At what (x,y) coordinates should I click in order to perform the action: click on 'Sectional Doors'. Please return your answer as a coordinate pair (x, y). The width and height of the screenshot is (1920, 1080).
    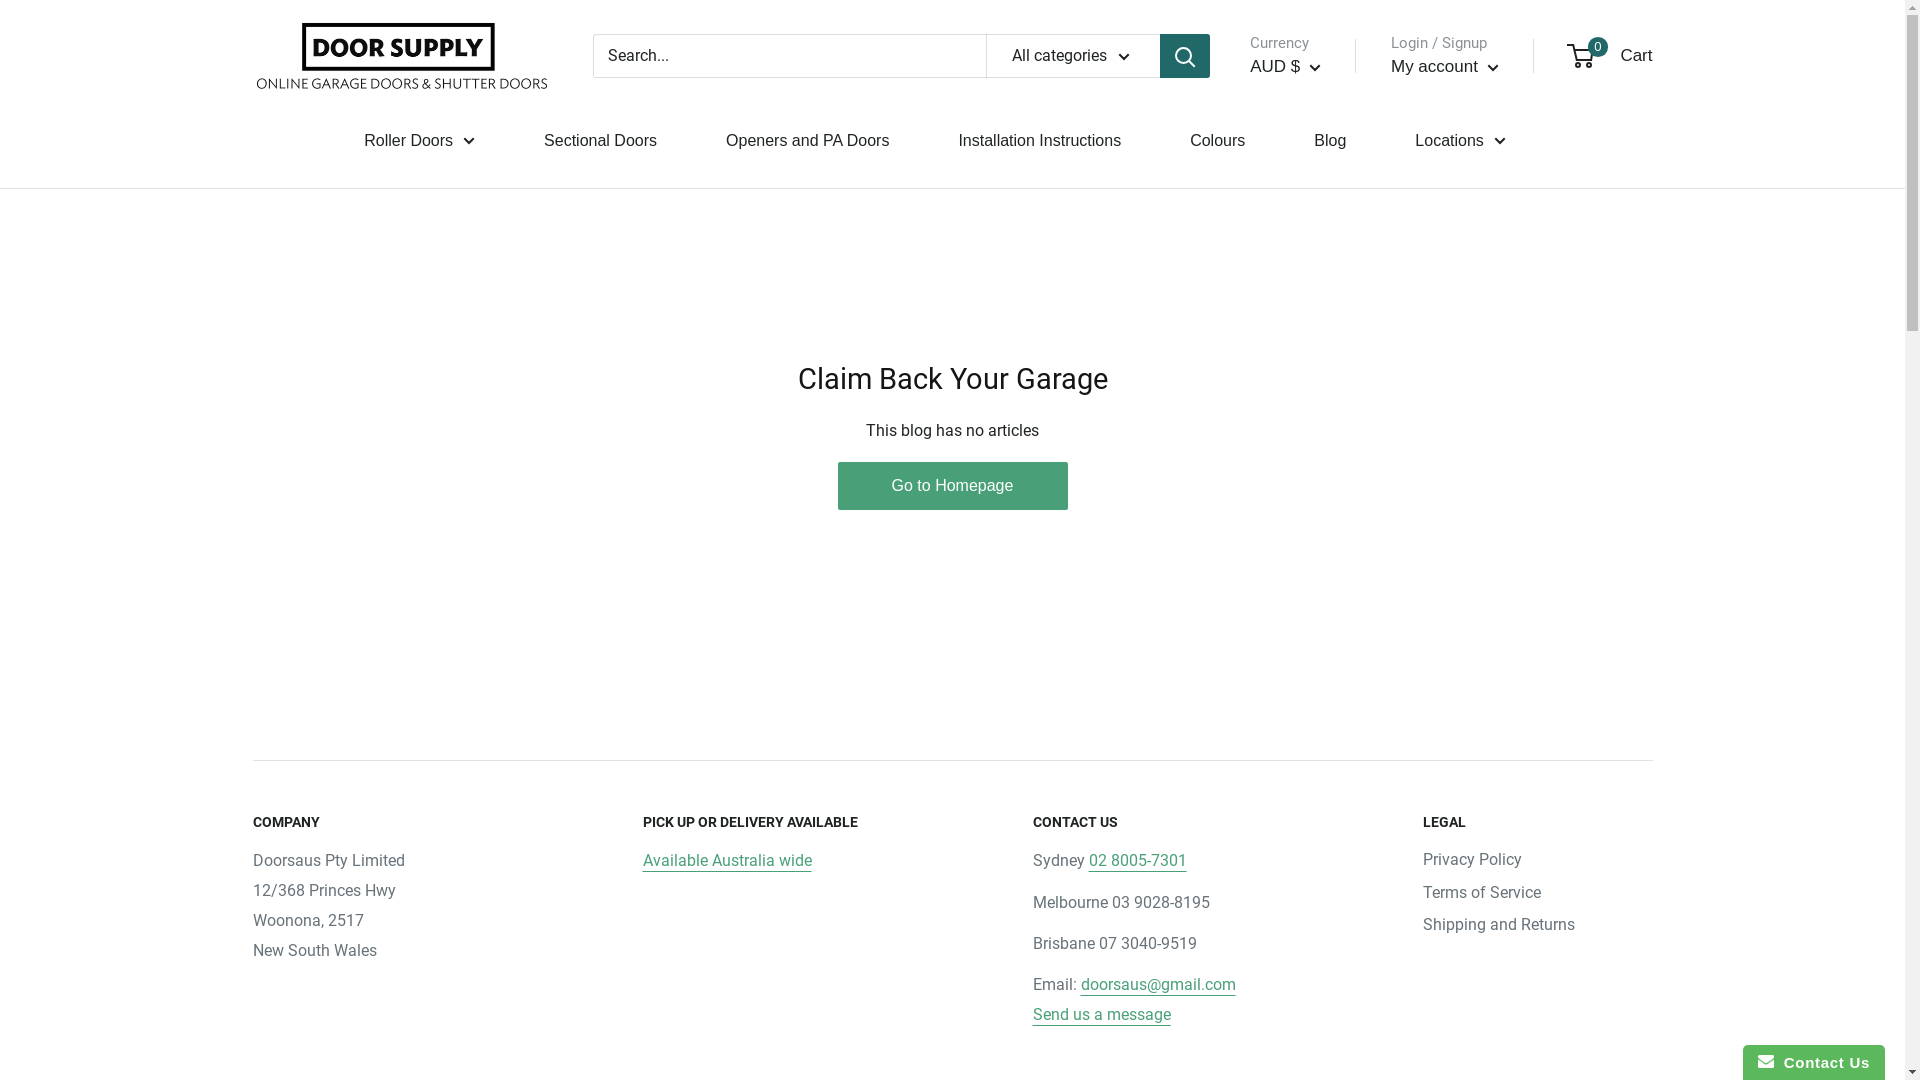
    Looking at the image, I should click on (599, 140).